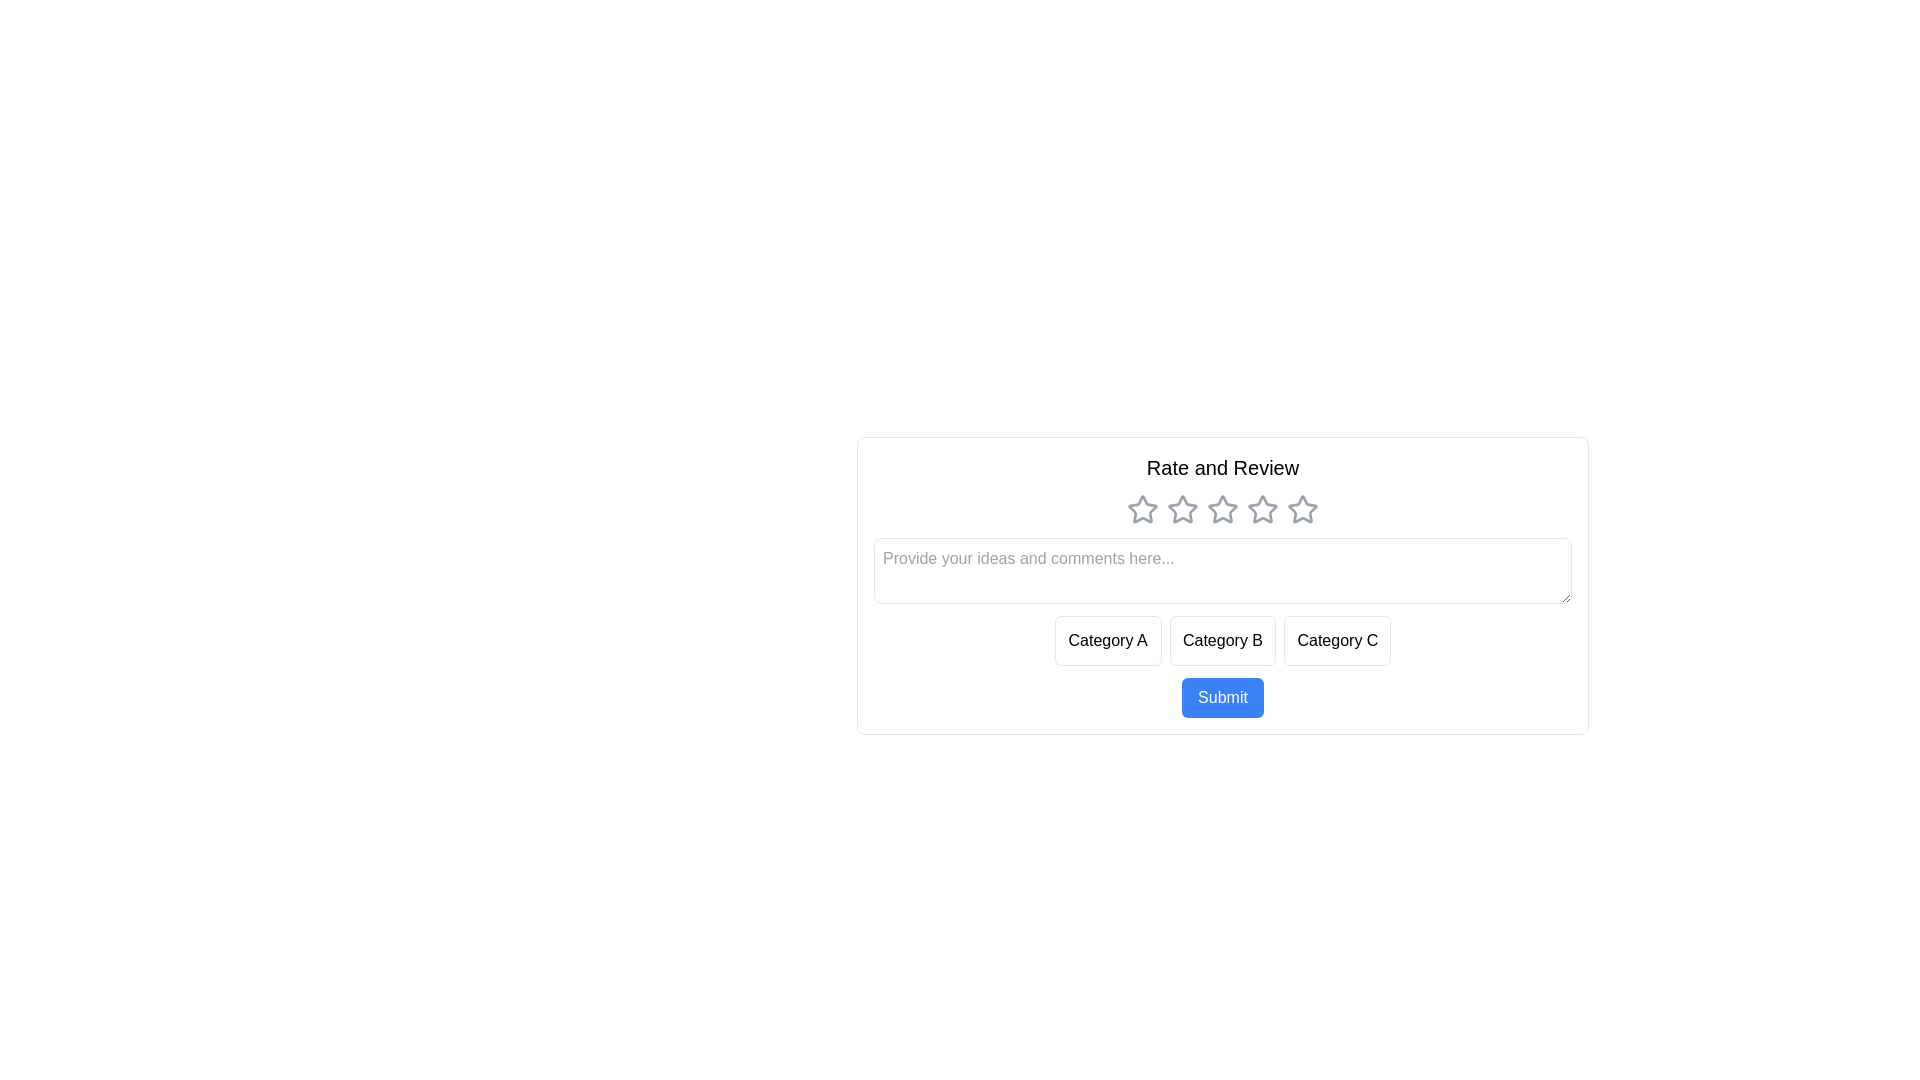  What do you see at coordinates (1182, 508) in the screenshot?
I see `the star corresponding to the rating 2` at bounding box center [1182, 508].